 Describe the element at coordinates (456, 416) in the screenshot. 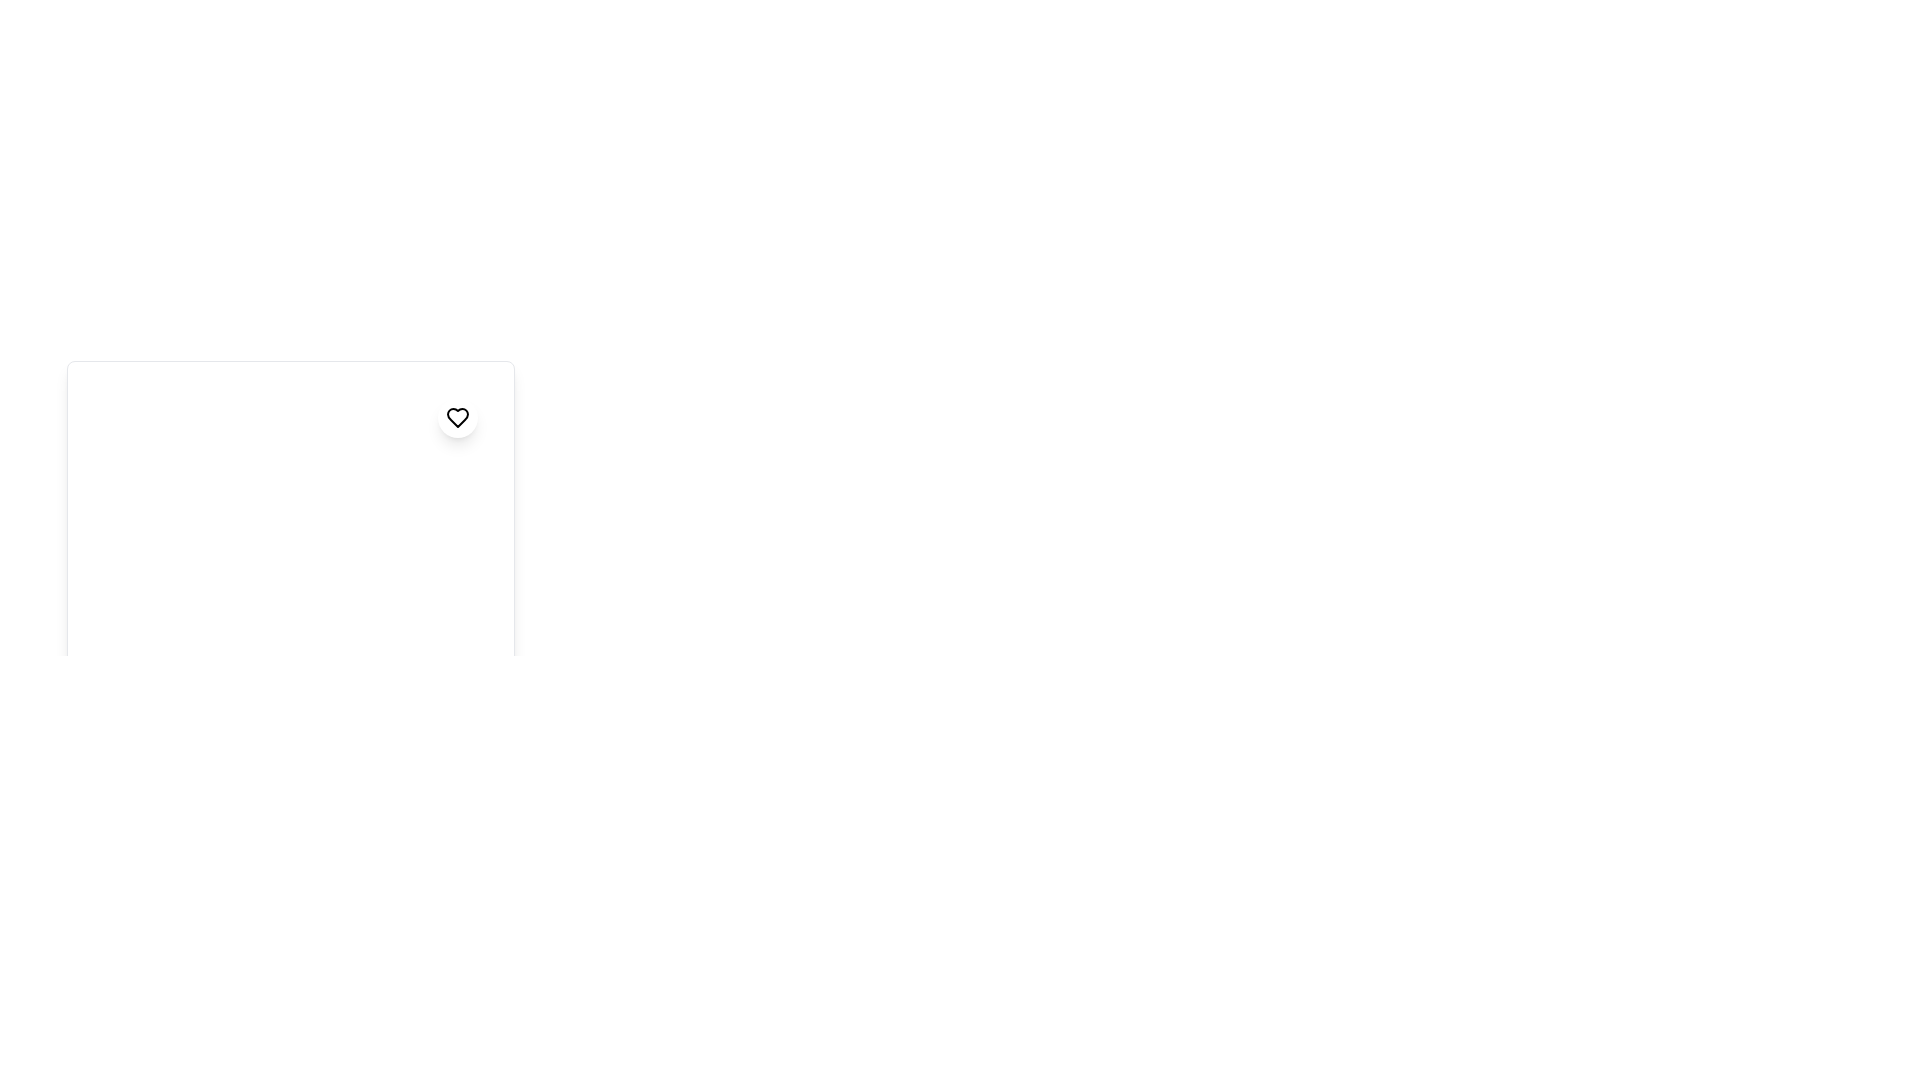

I see `the heart icon located at the top-right area of the overlay content panel, which symbolizes marking an item as a favorite or expressing a 'like.'` at that location.